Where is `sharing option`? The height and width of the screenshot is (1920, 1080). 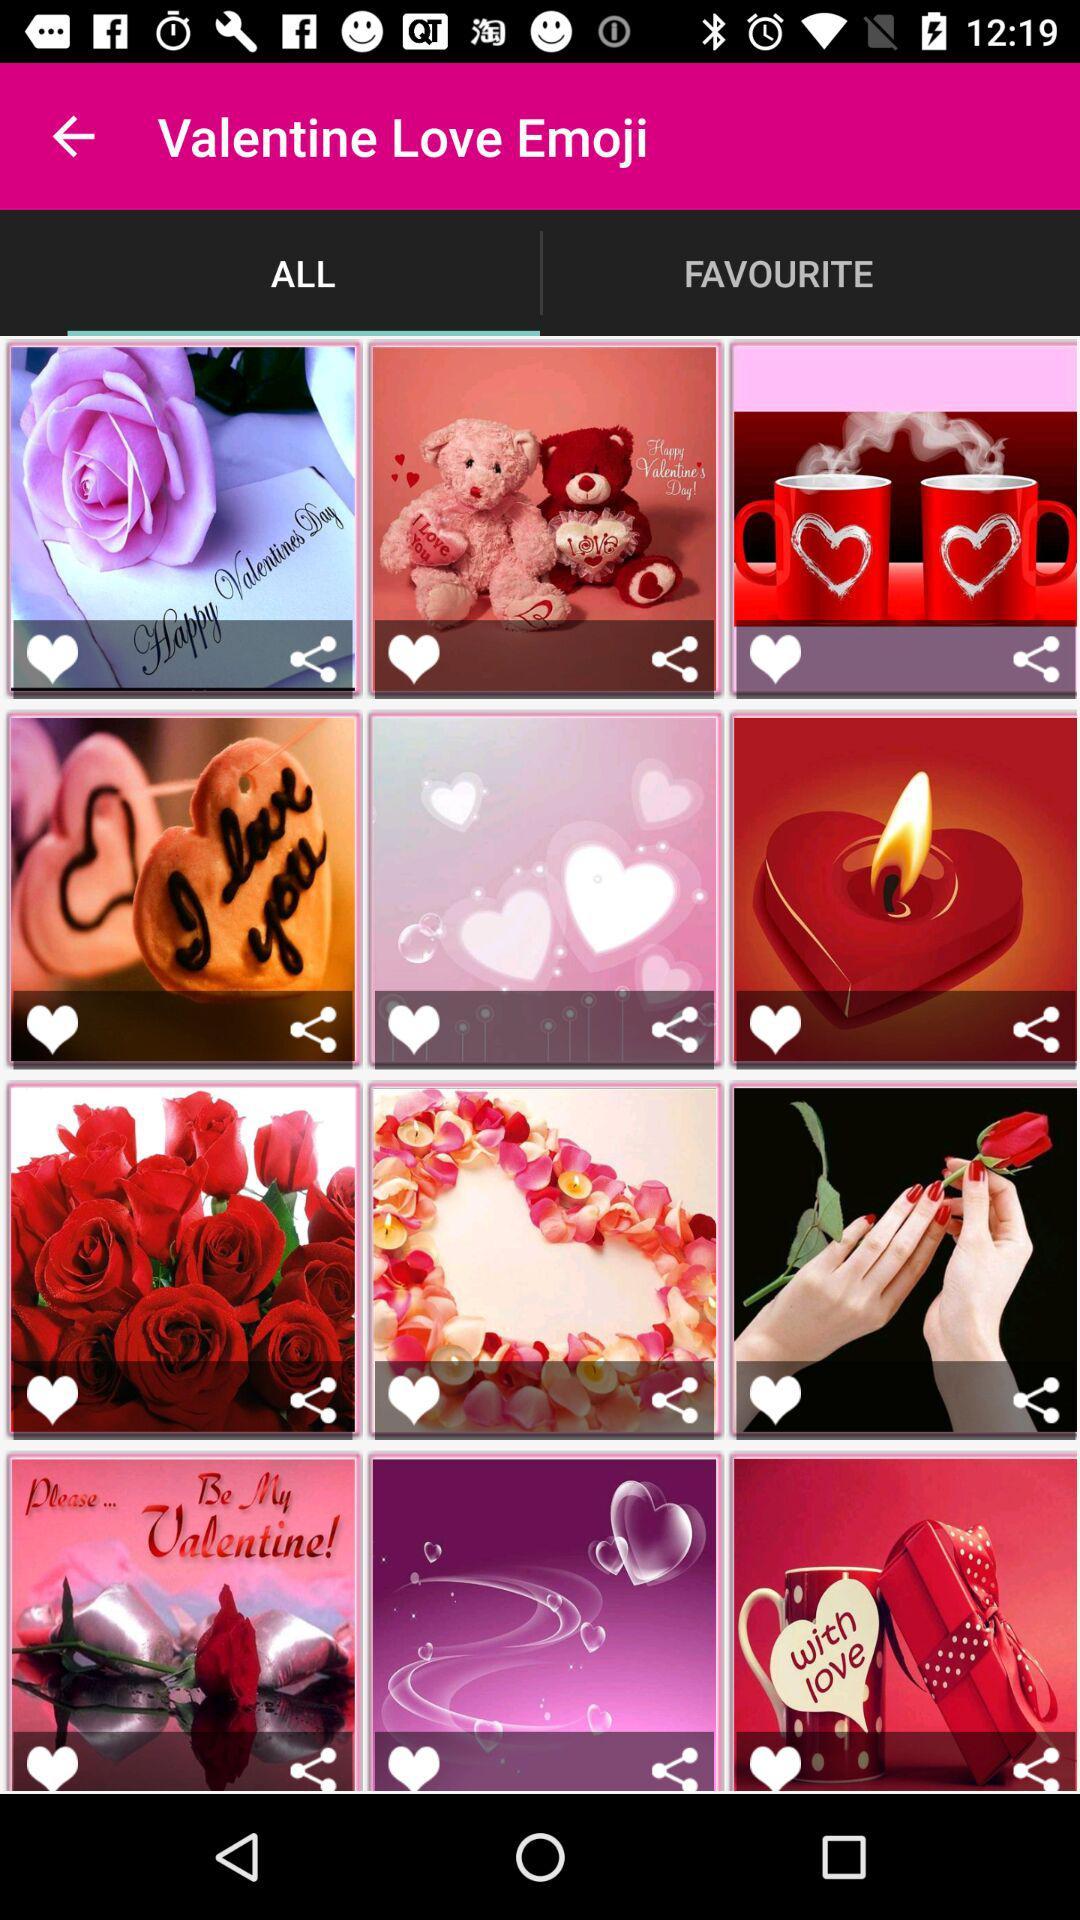
sharing option is located at coordinates (1035, 1768).